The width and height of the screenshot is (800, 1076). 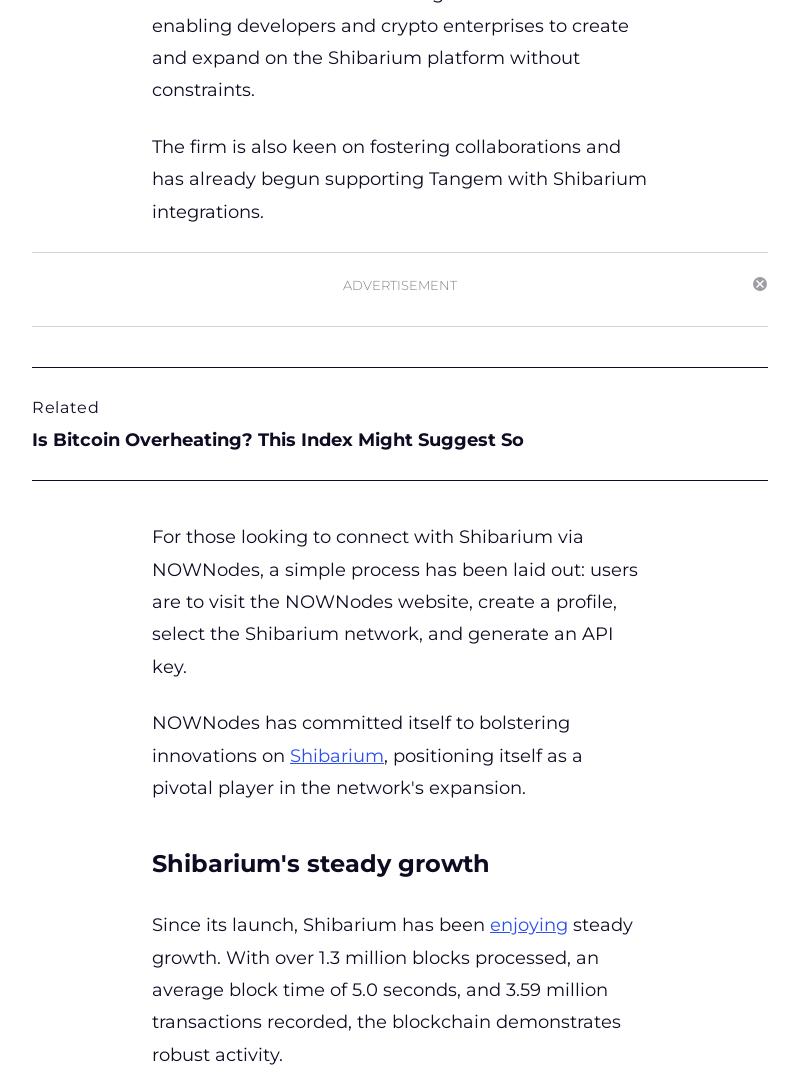 I want to click on ', positioning itself as a pivotal player in the network's expansion.', so click(x=152, y=770).